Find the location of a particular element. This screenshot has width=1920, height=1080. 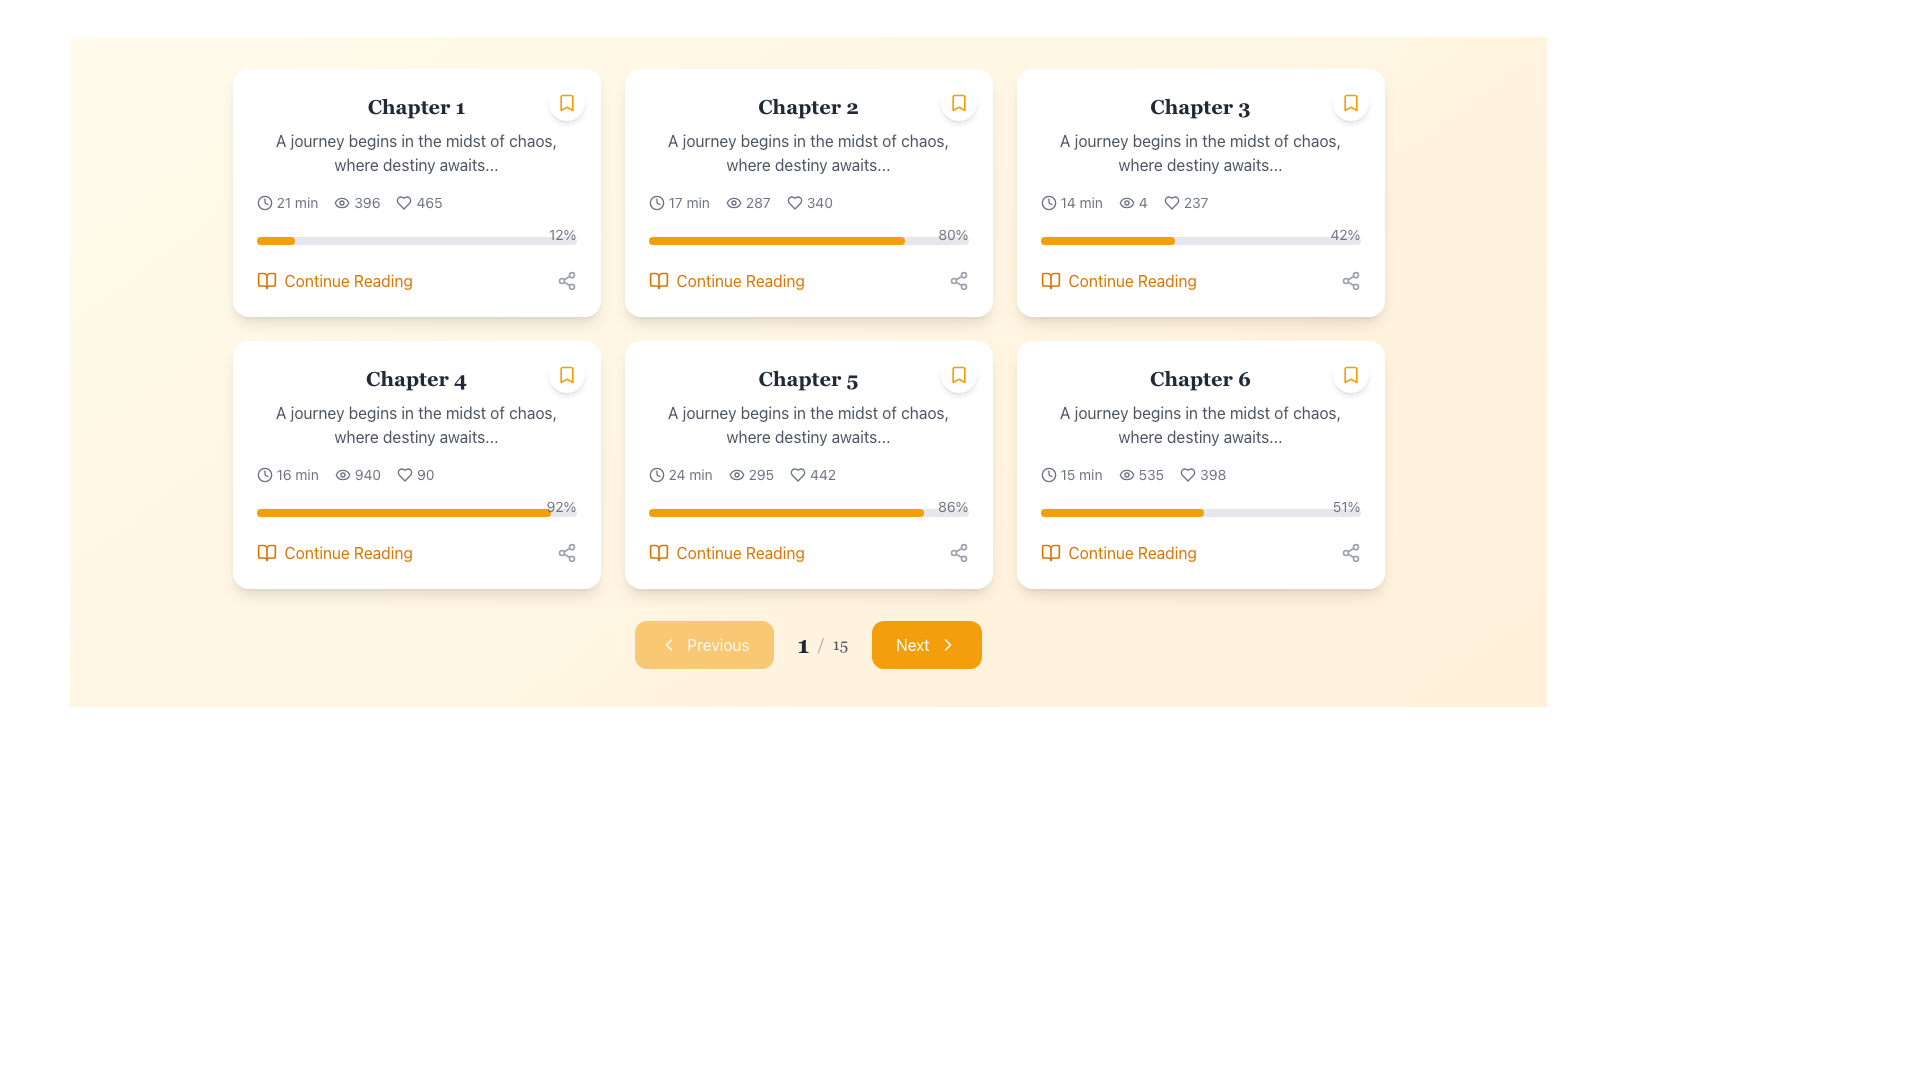

the 'Continue Reading' icon located to the left of the 'Continue Reading' text button under the summary of 'Chapter 3' is located at coordinates (1049, 281).